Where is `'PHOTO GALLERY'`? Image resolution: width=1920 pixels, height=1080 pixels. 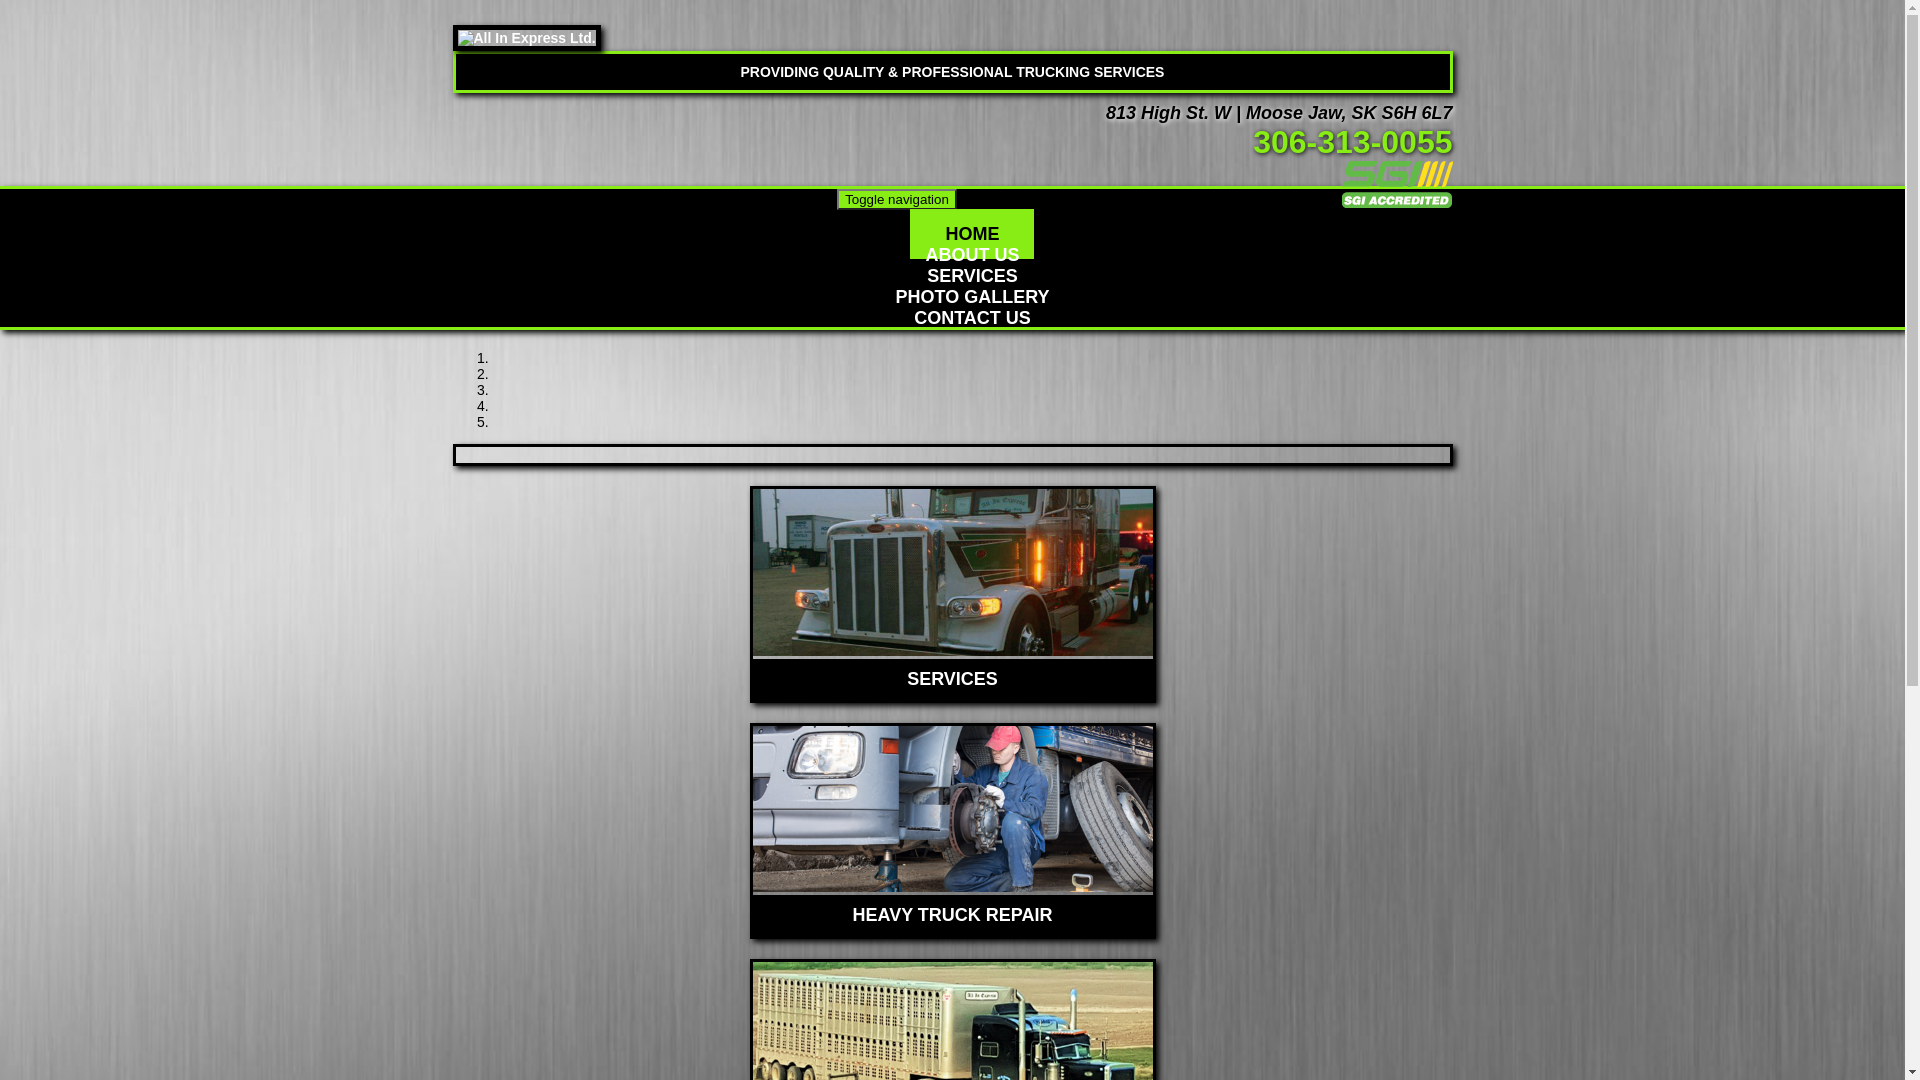 'PHOTO GALLERY' is located at coordinates (971, 297).